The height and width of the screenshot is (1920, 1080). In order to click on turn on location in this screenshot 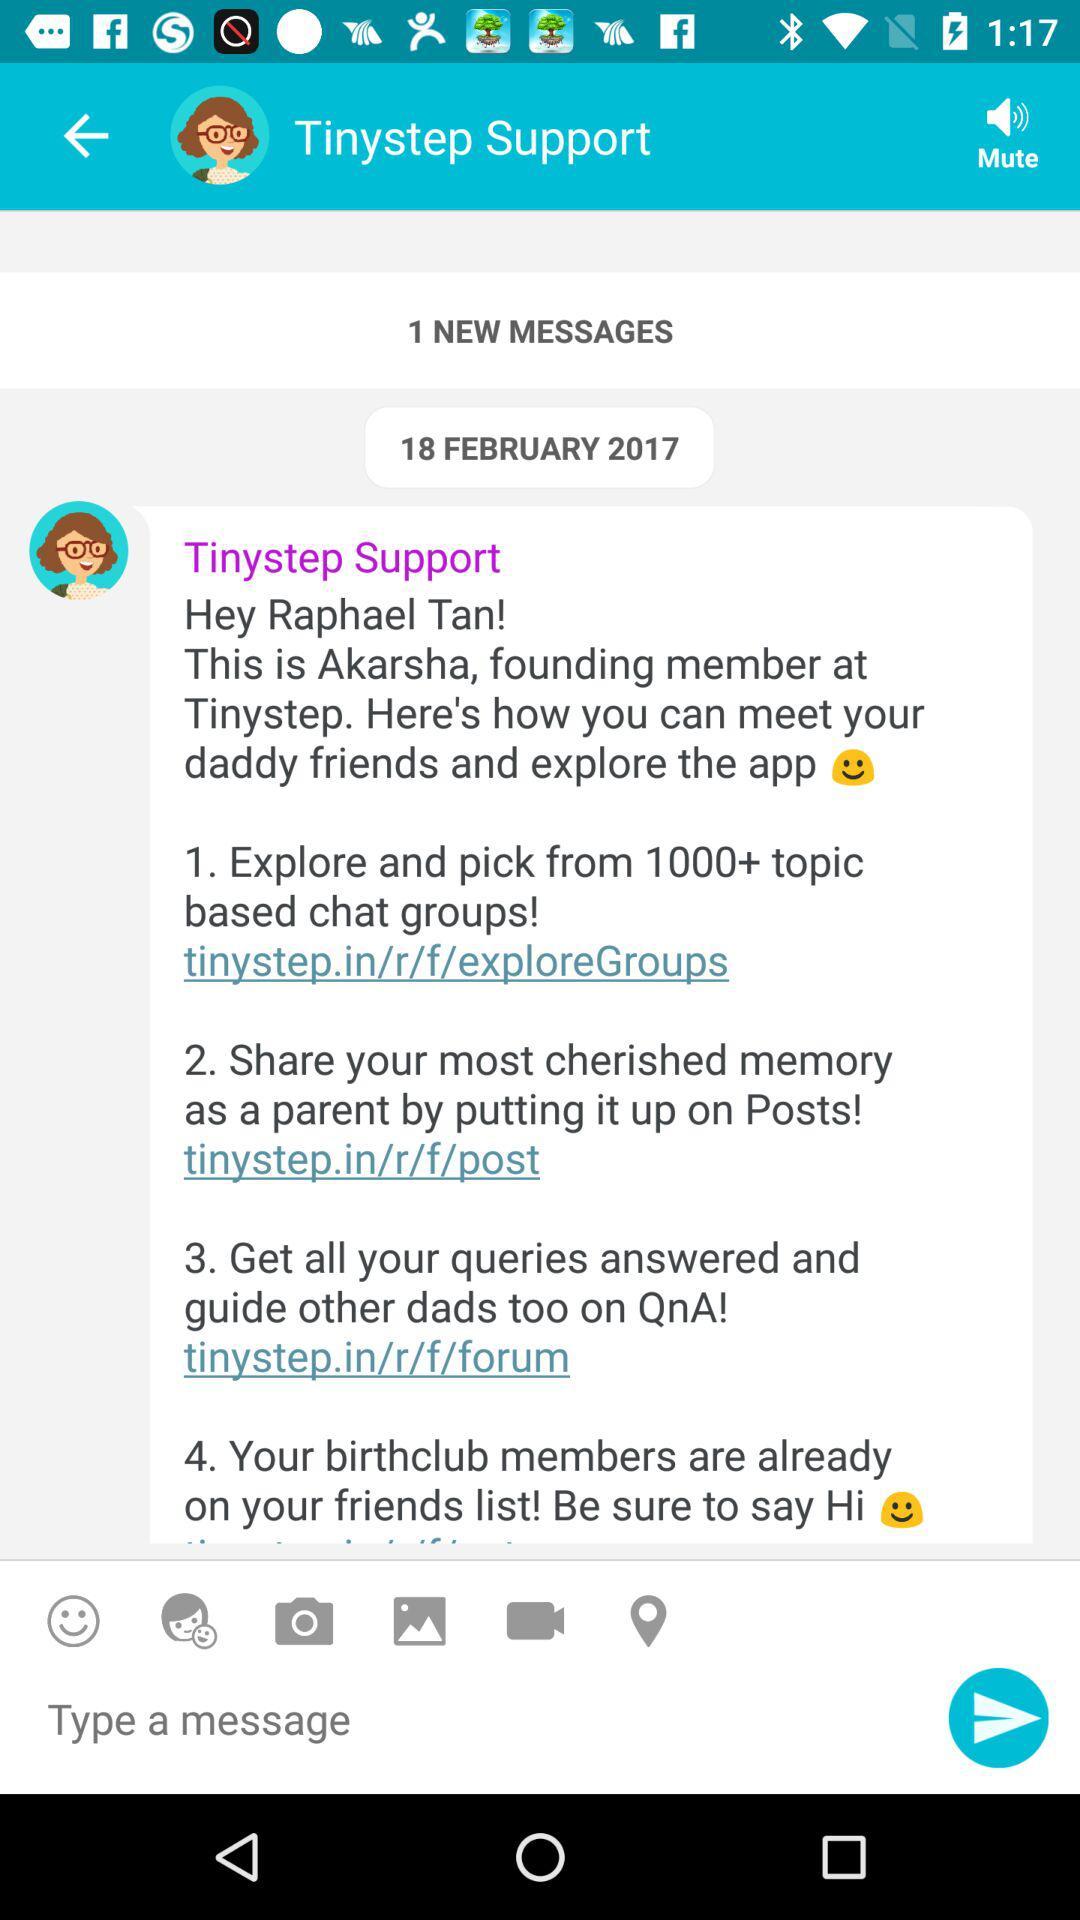, I will do `click(651, 1621)`.